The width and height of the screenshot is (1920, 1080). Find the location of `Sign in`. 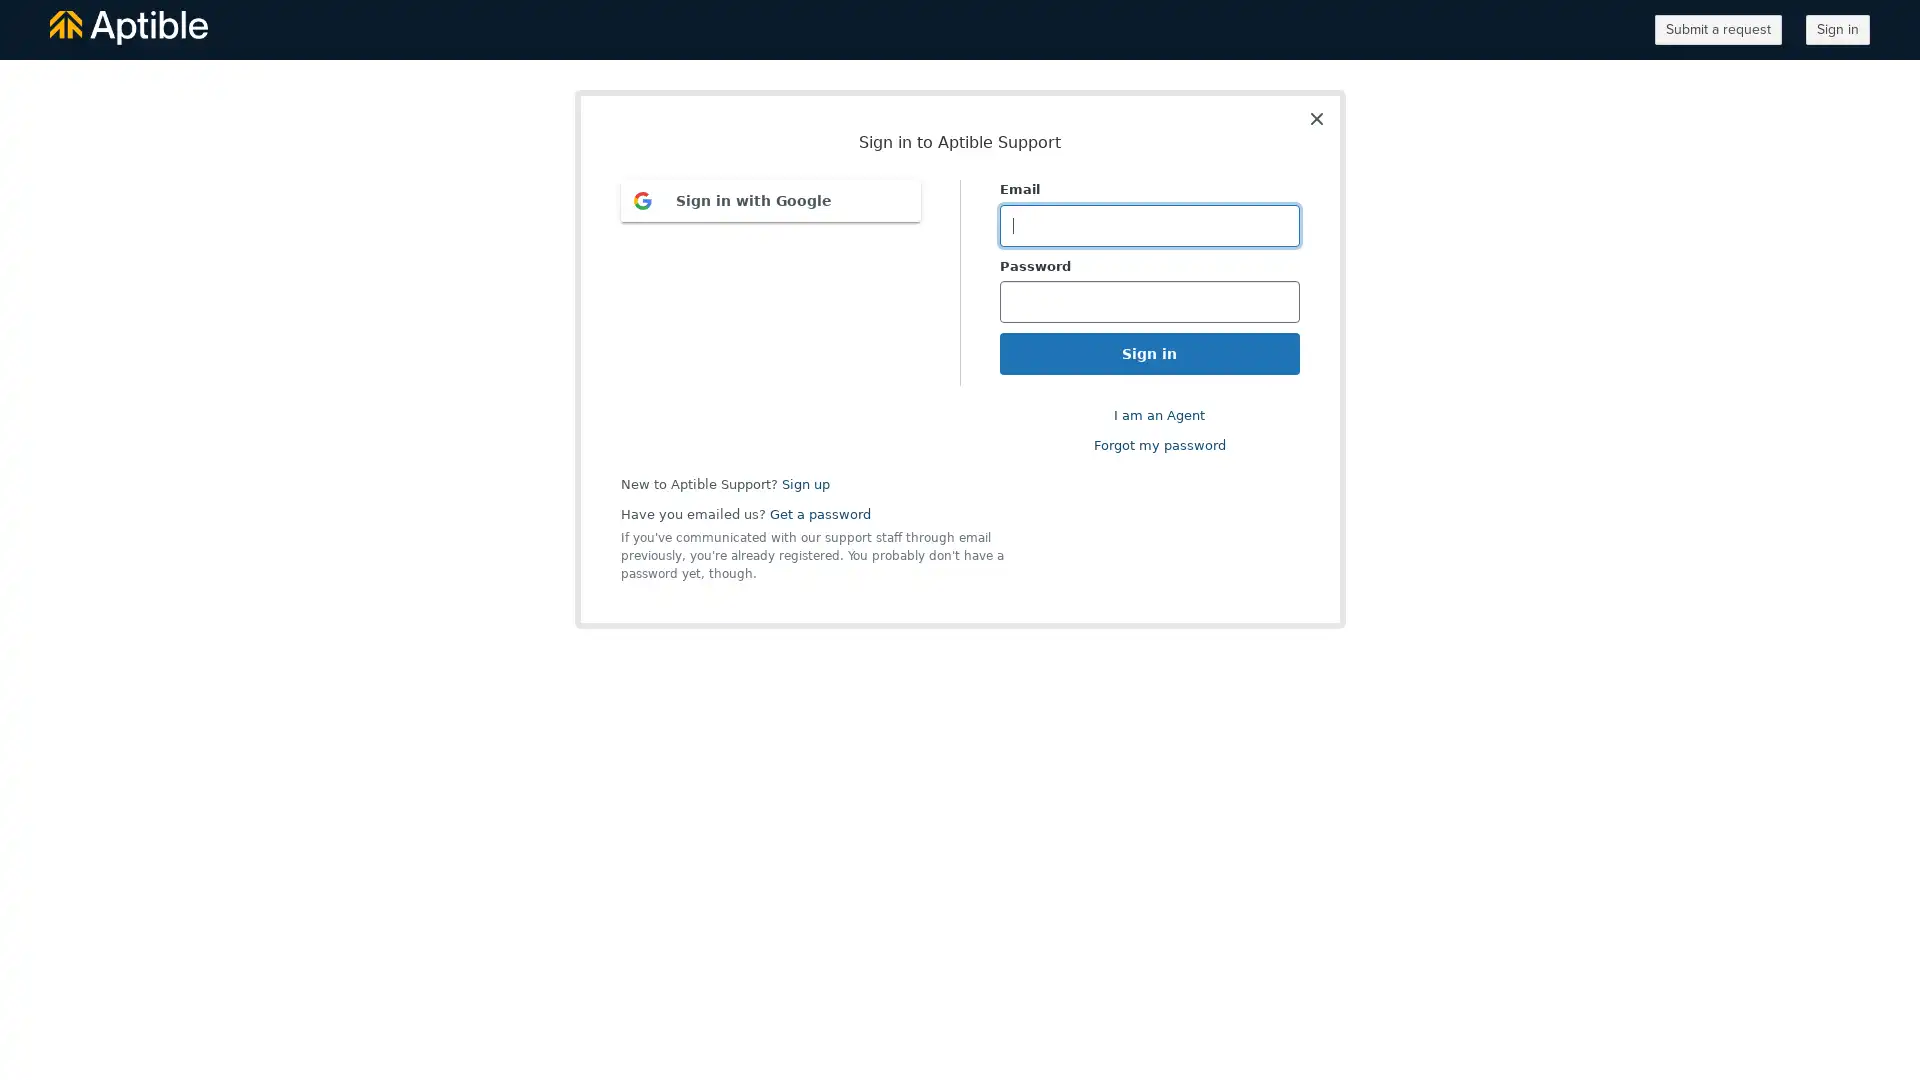

Sign in is located at coordinates (1838, 30).